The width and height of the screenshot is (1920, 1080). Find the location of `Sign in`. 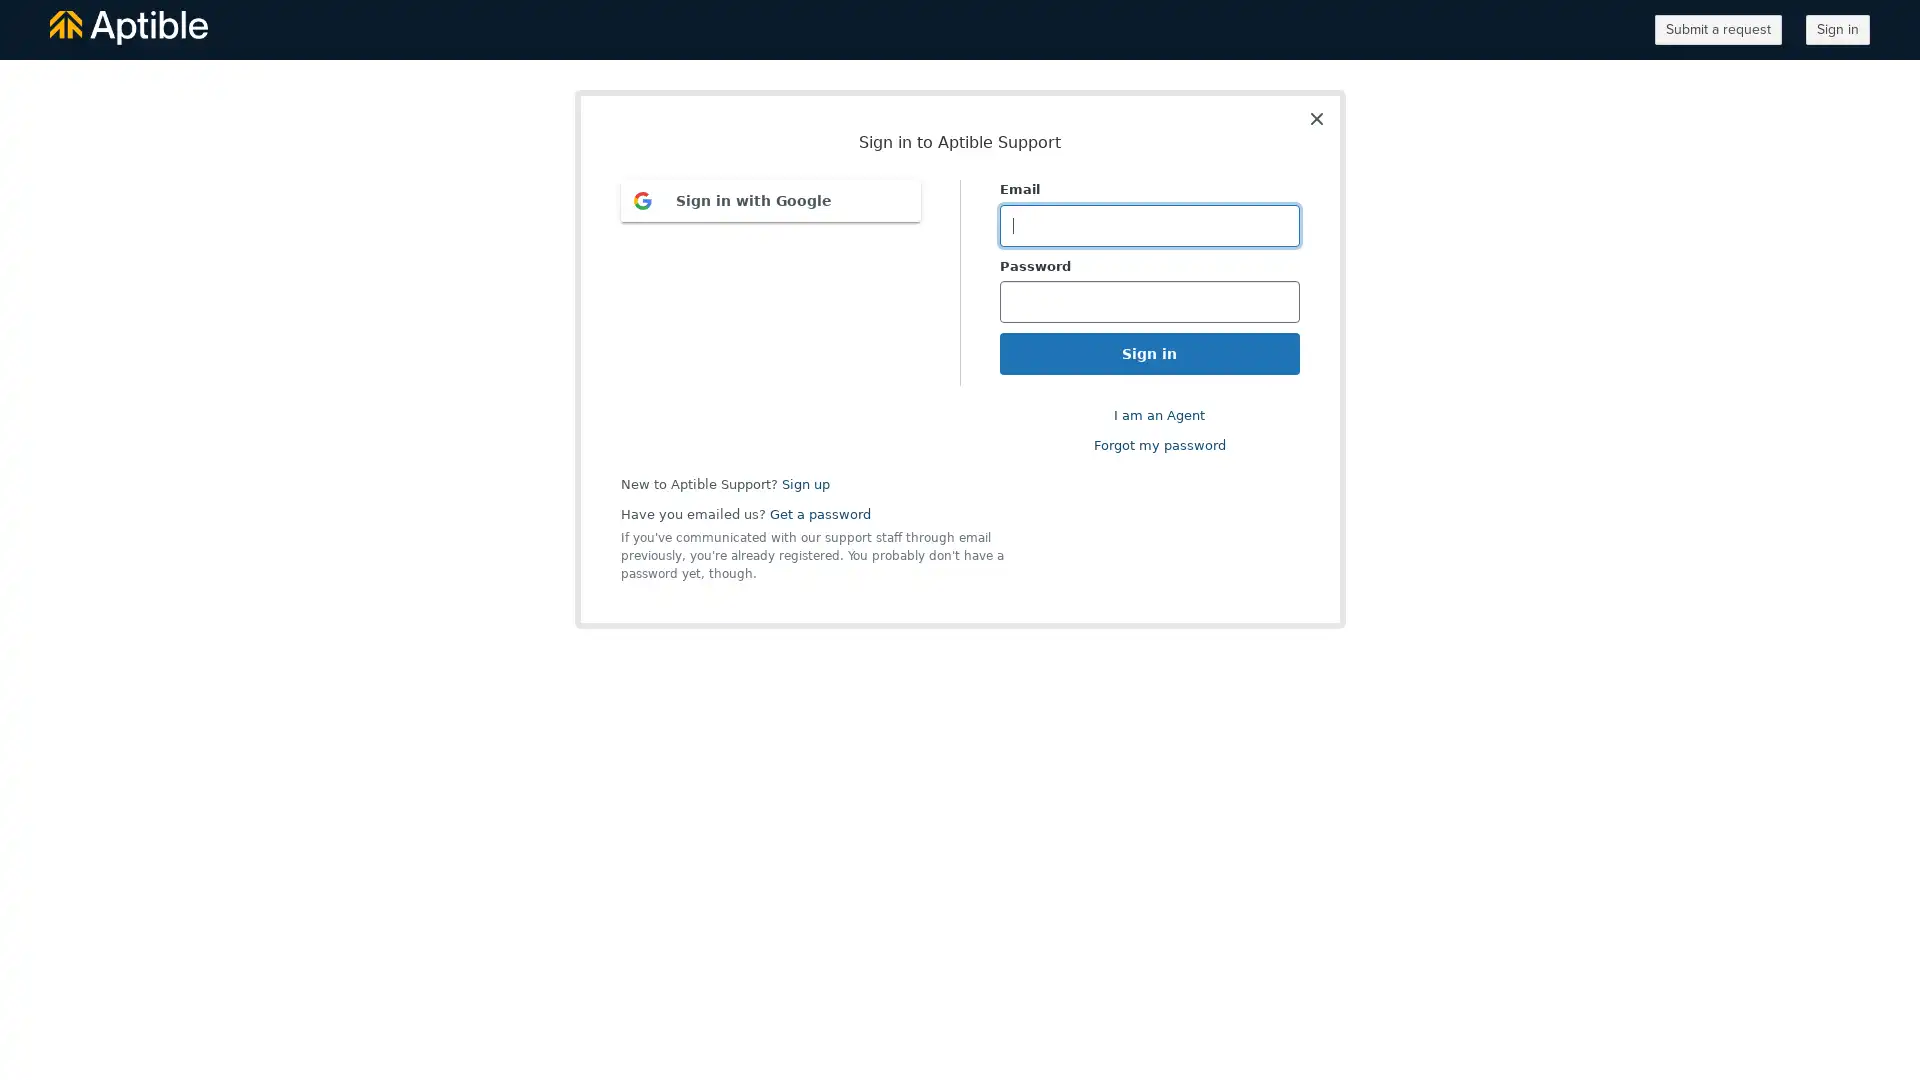

Sign in is located at coordinates (1838, 30).